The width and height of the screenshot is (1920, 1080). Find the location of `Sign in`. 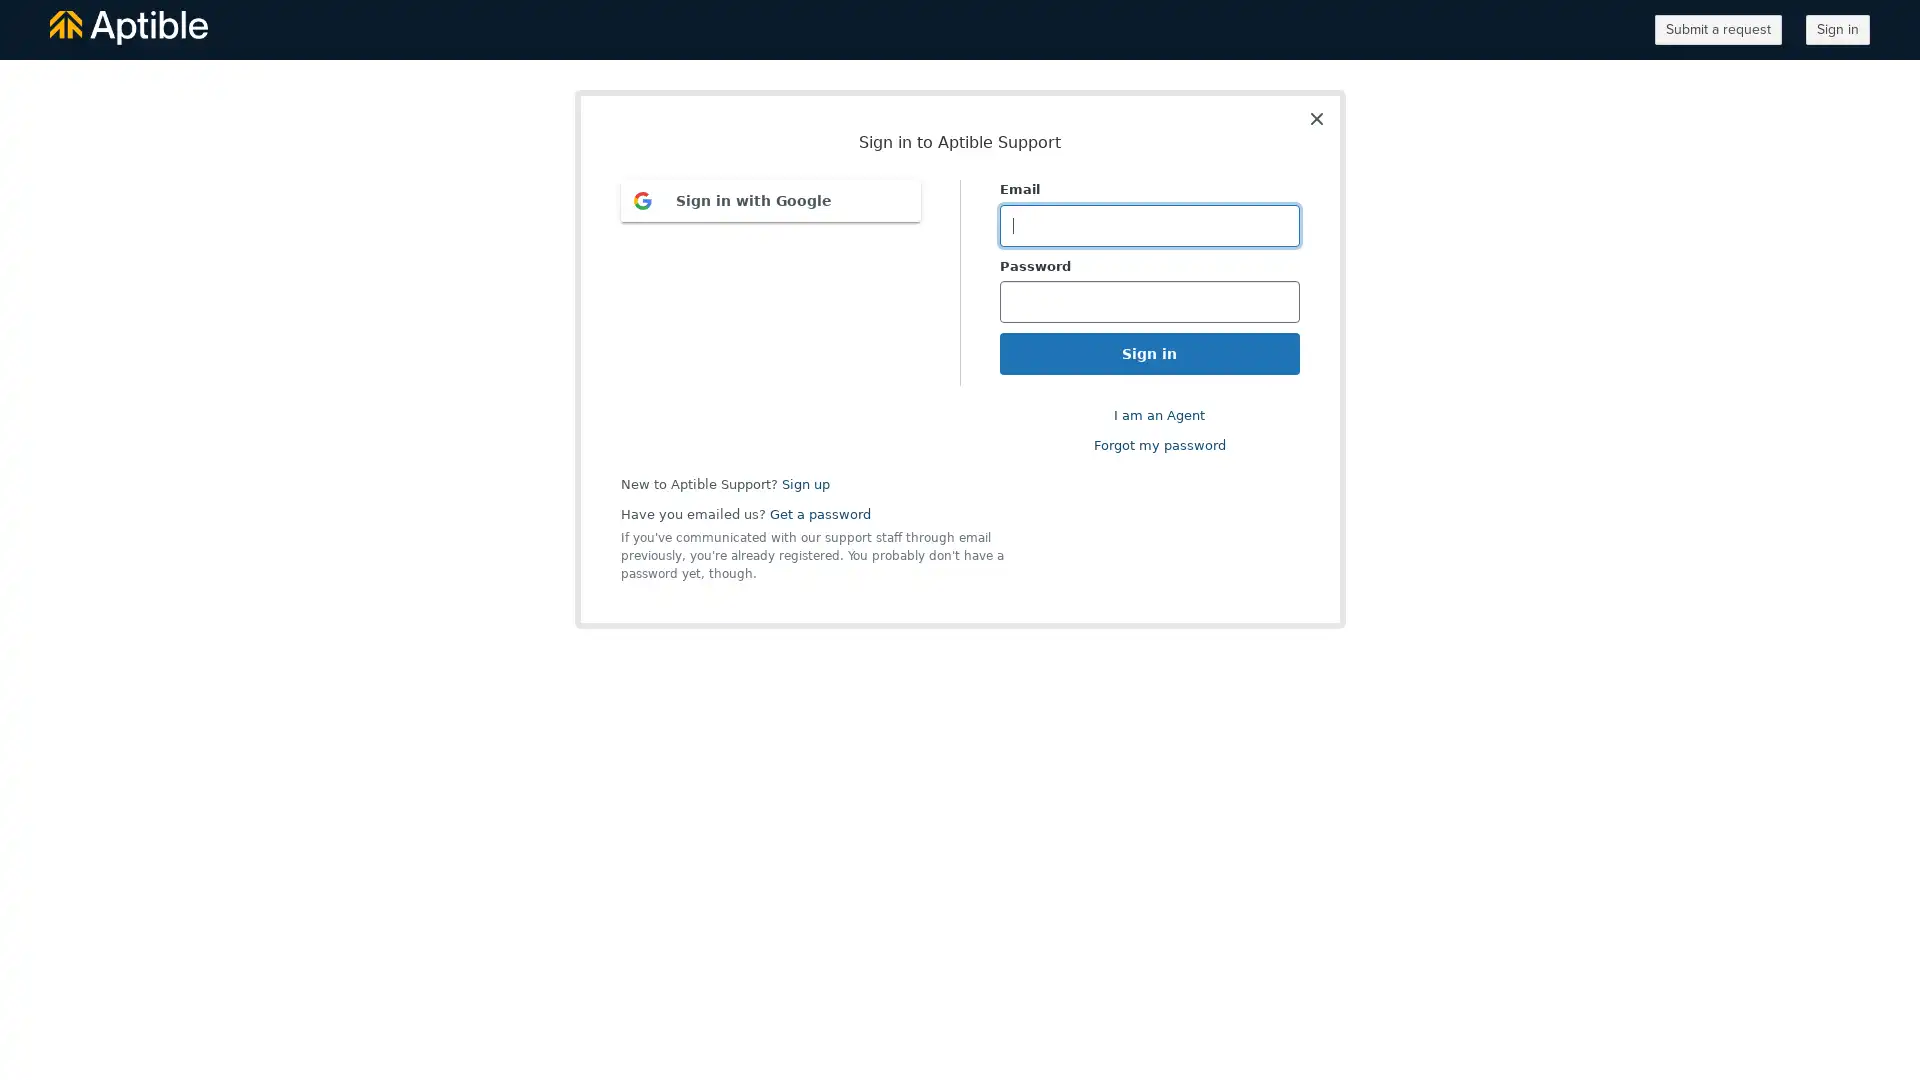

Sign in is located at coordinates (1838, 30).